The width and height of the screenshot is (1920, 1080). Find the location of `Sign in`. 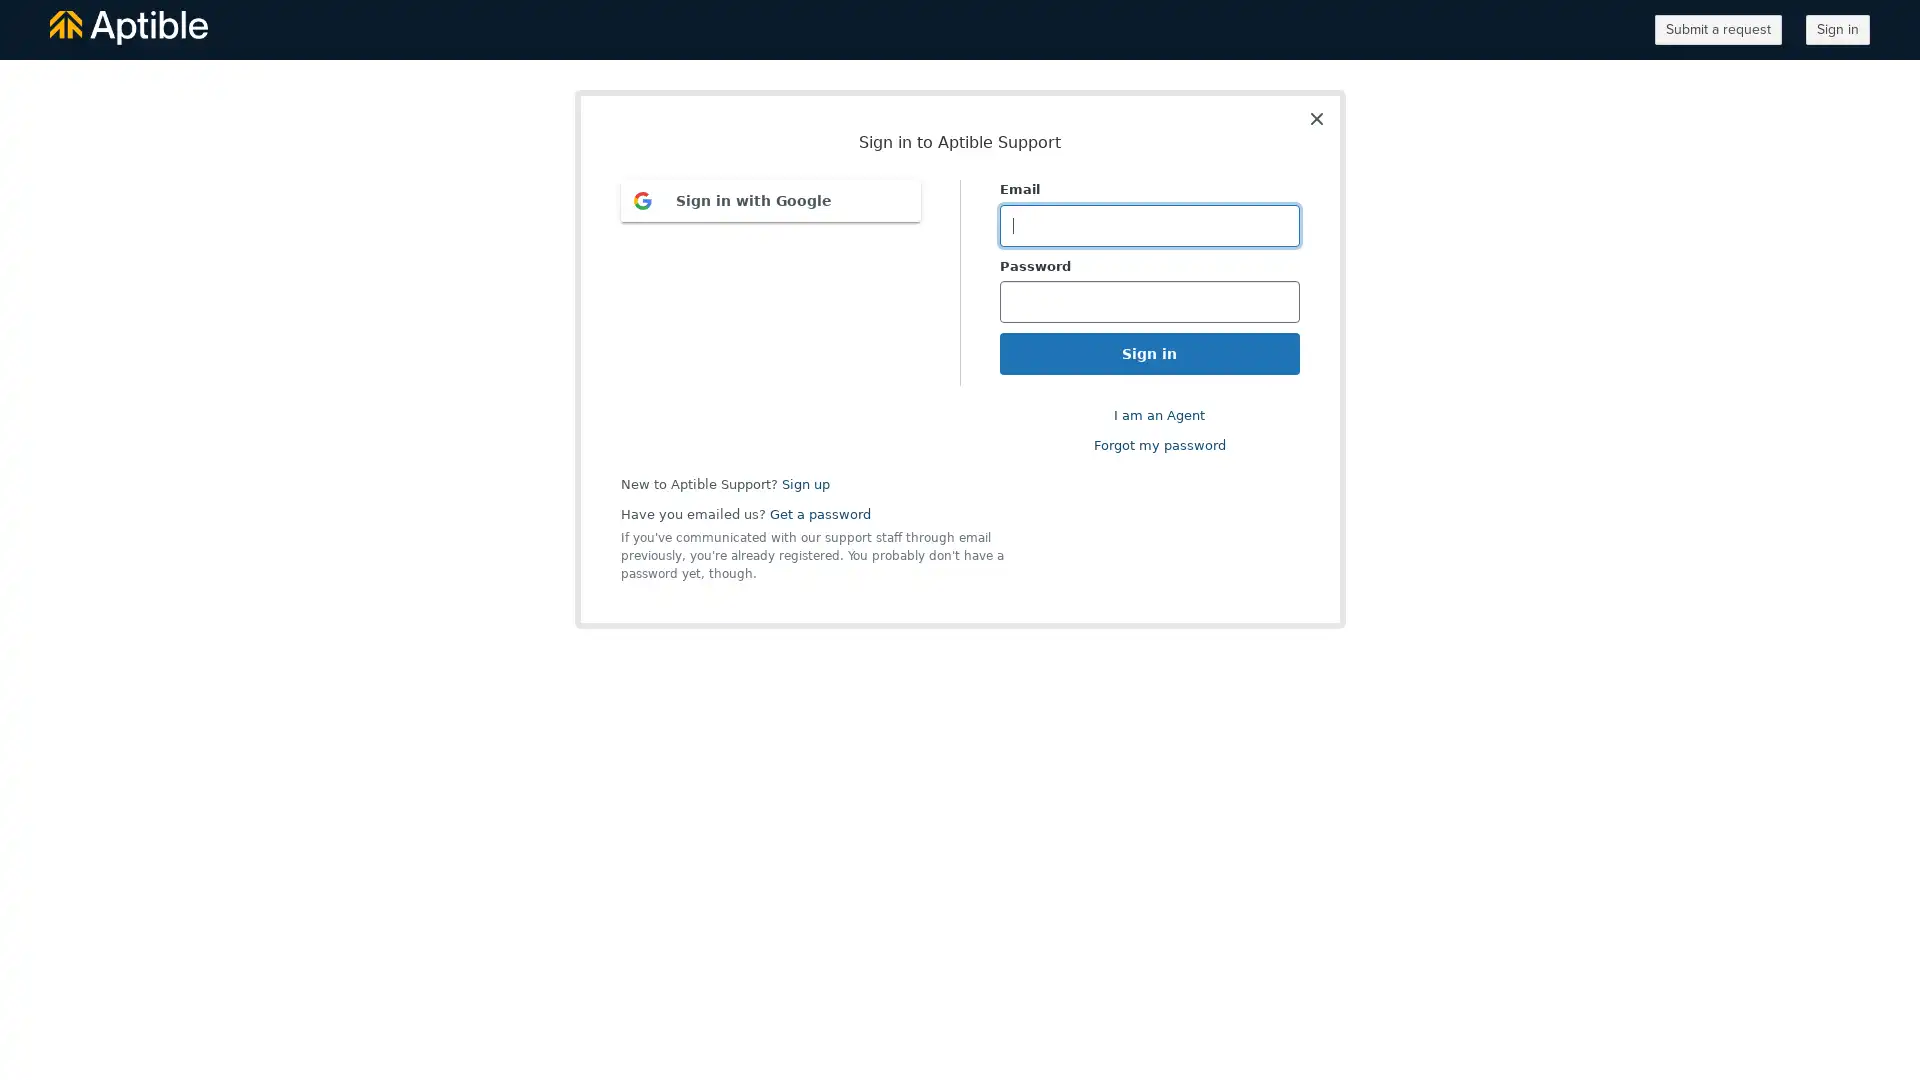

Sign in is located at coordinates (1838, 30).